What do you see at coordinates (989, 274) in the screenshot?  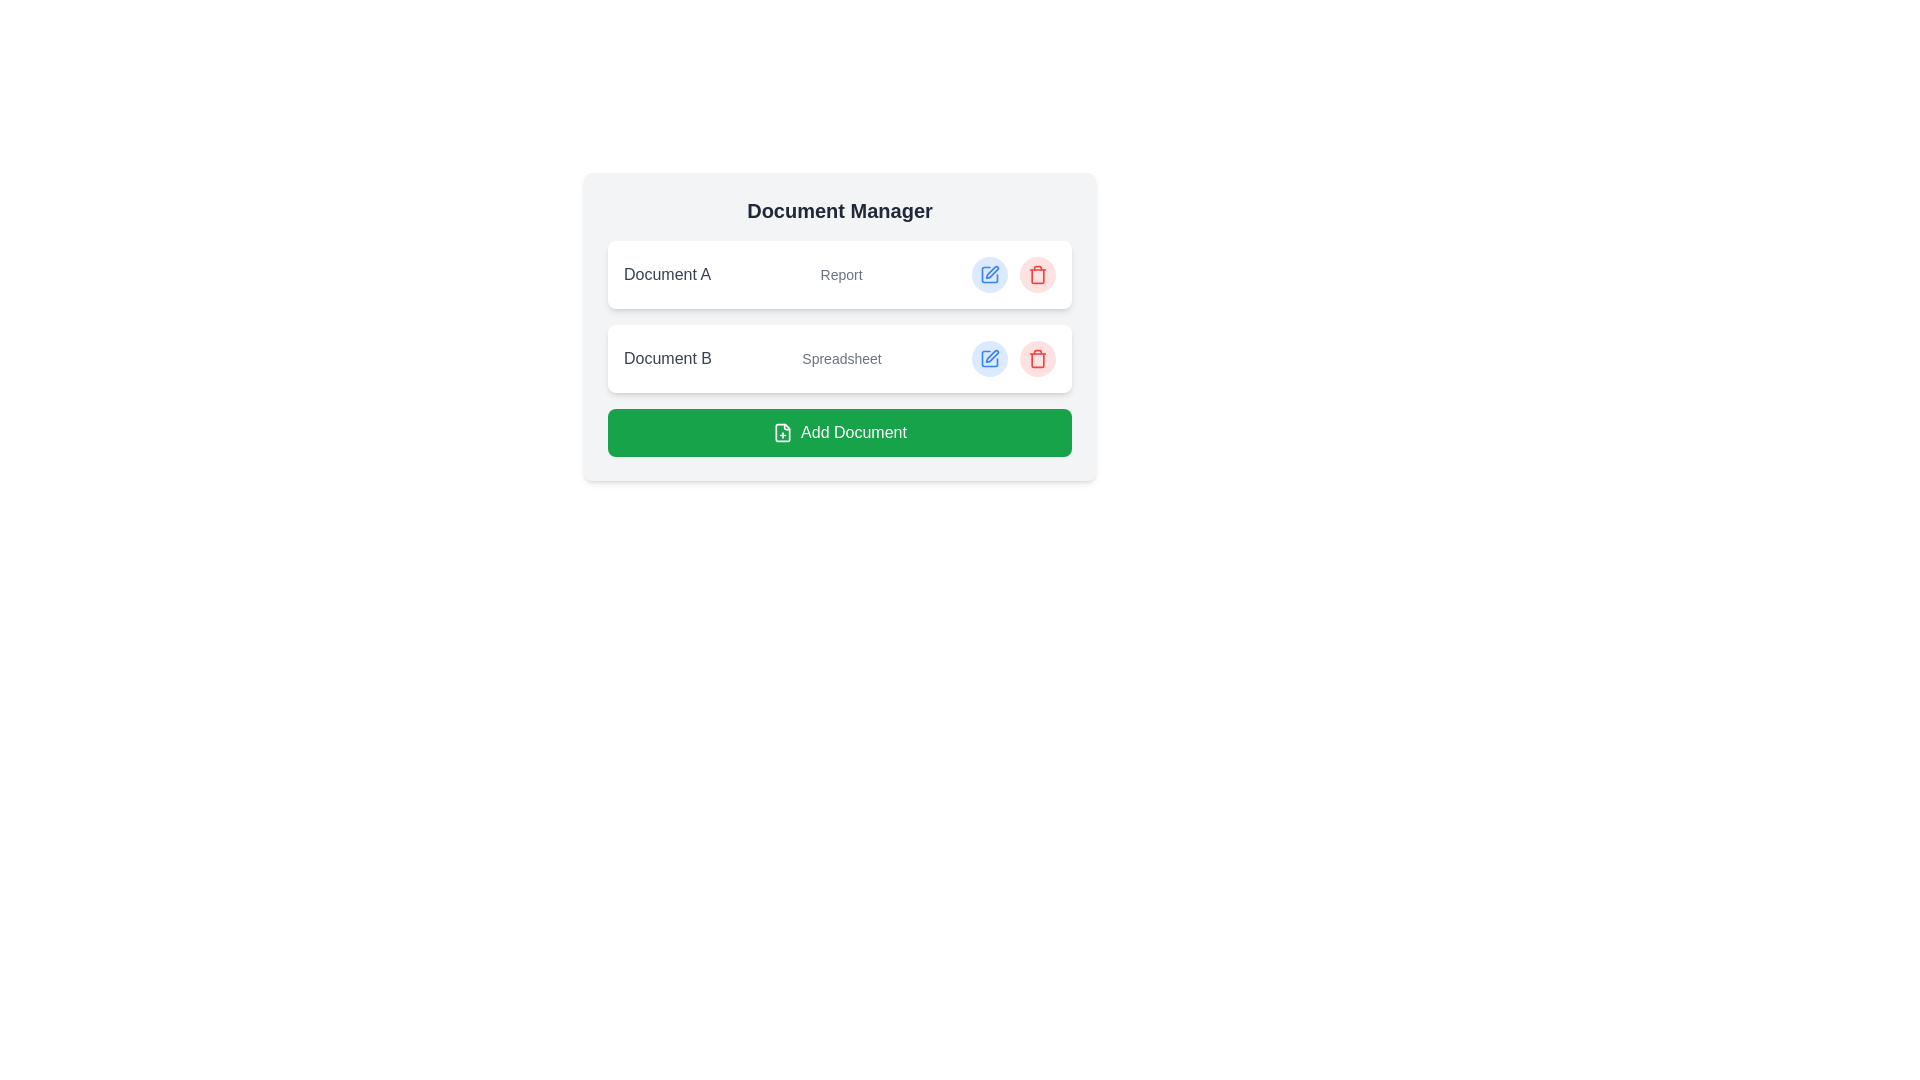 I see `the thin rectangular outline of the pen icon, which is part of the edit button for 'Document B'` at bounding box center [989, 274].